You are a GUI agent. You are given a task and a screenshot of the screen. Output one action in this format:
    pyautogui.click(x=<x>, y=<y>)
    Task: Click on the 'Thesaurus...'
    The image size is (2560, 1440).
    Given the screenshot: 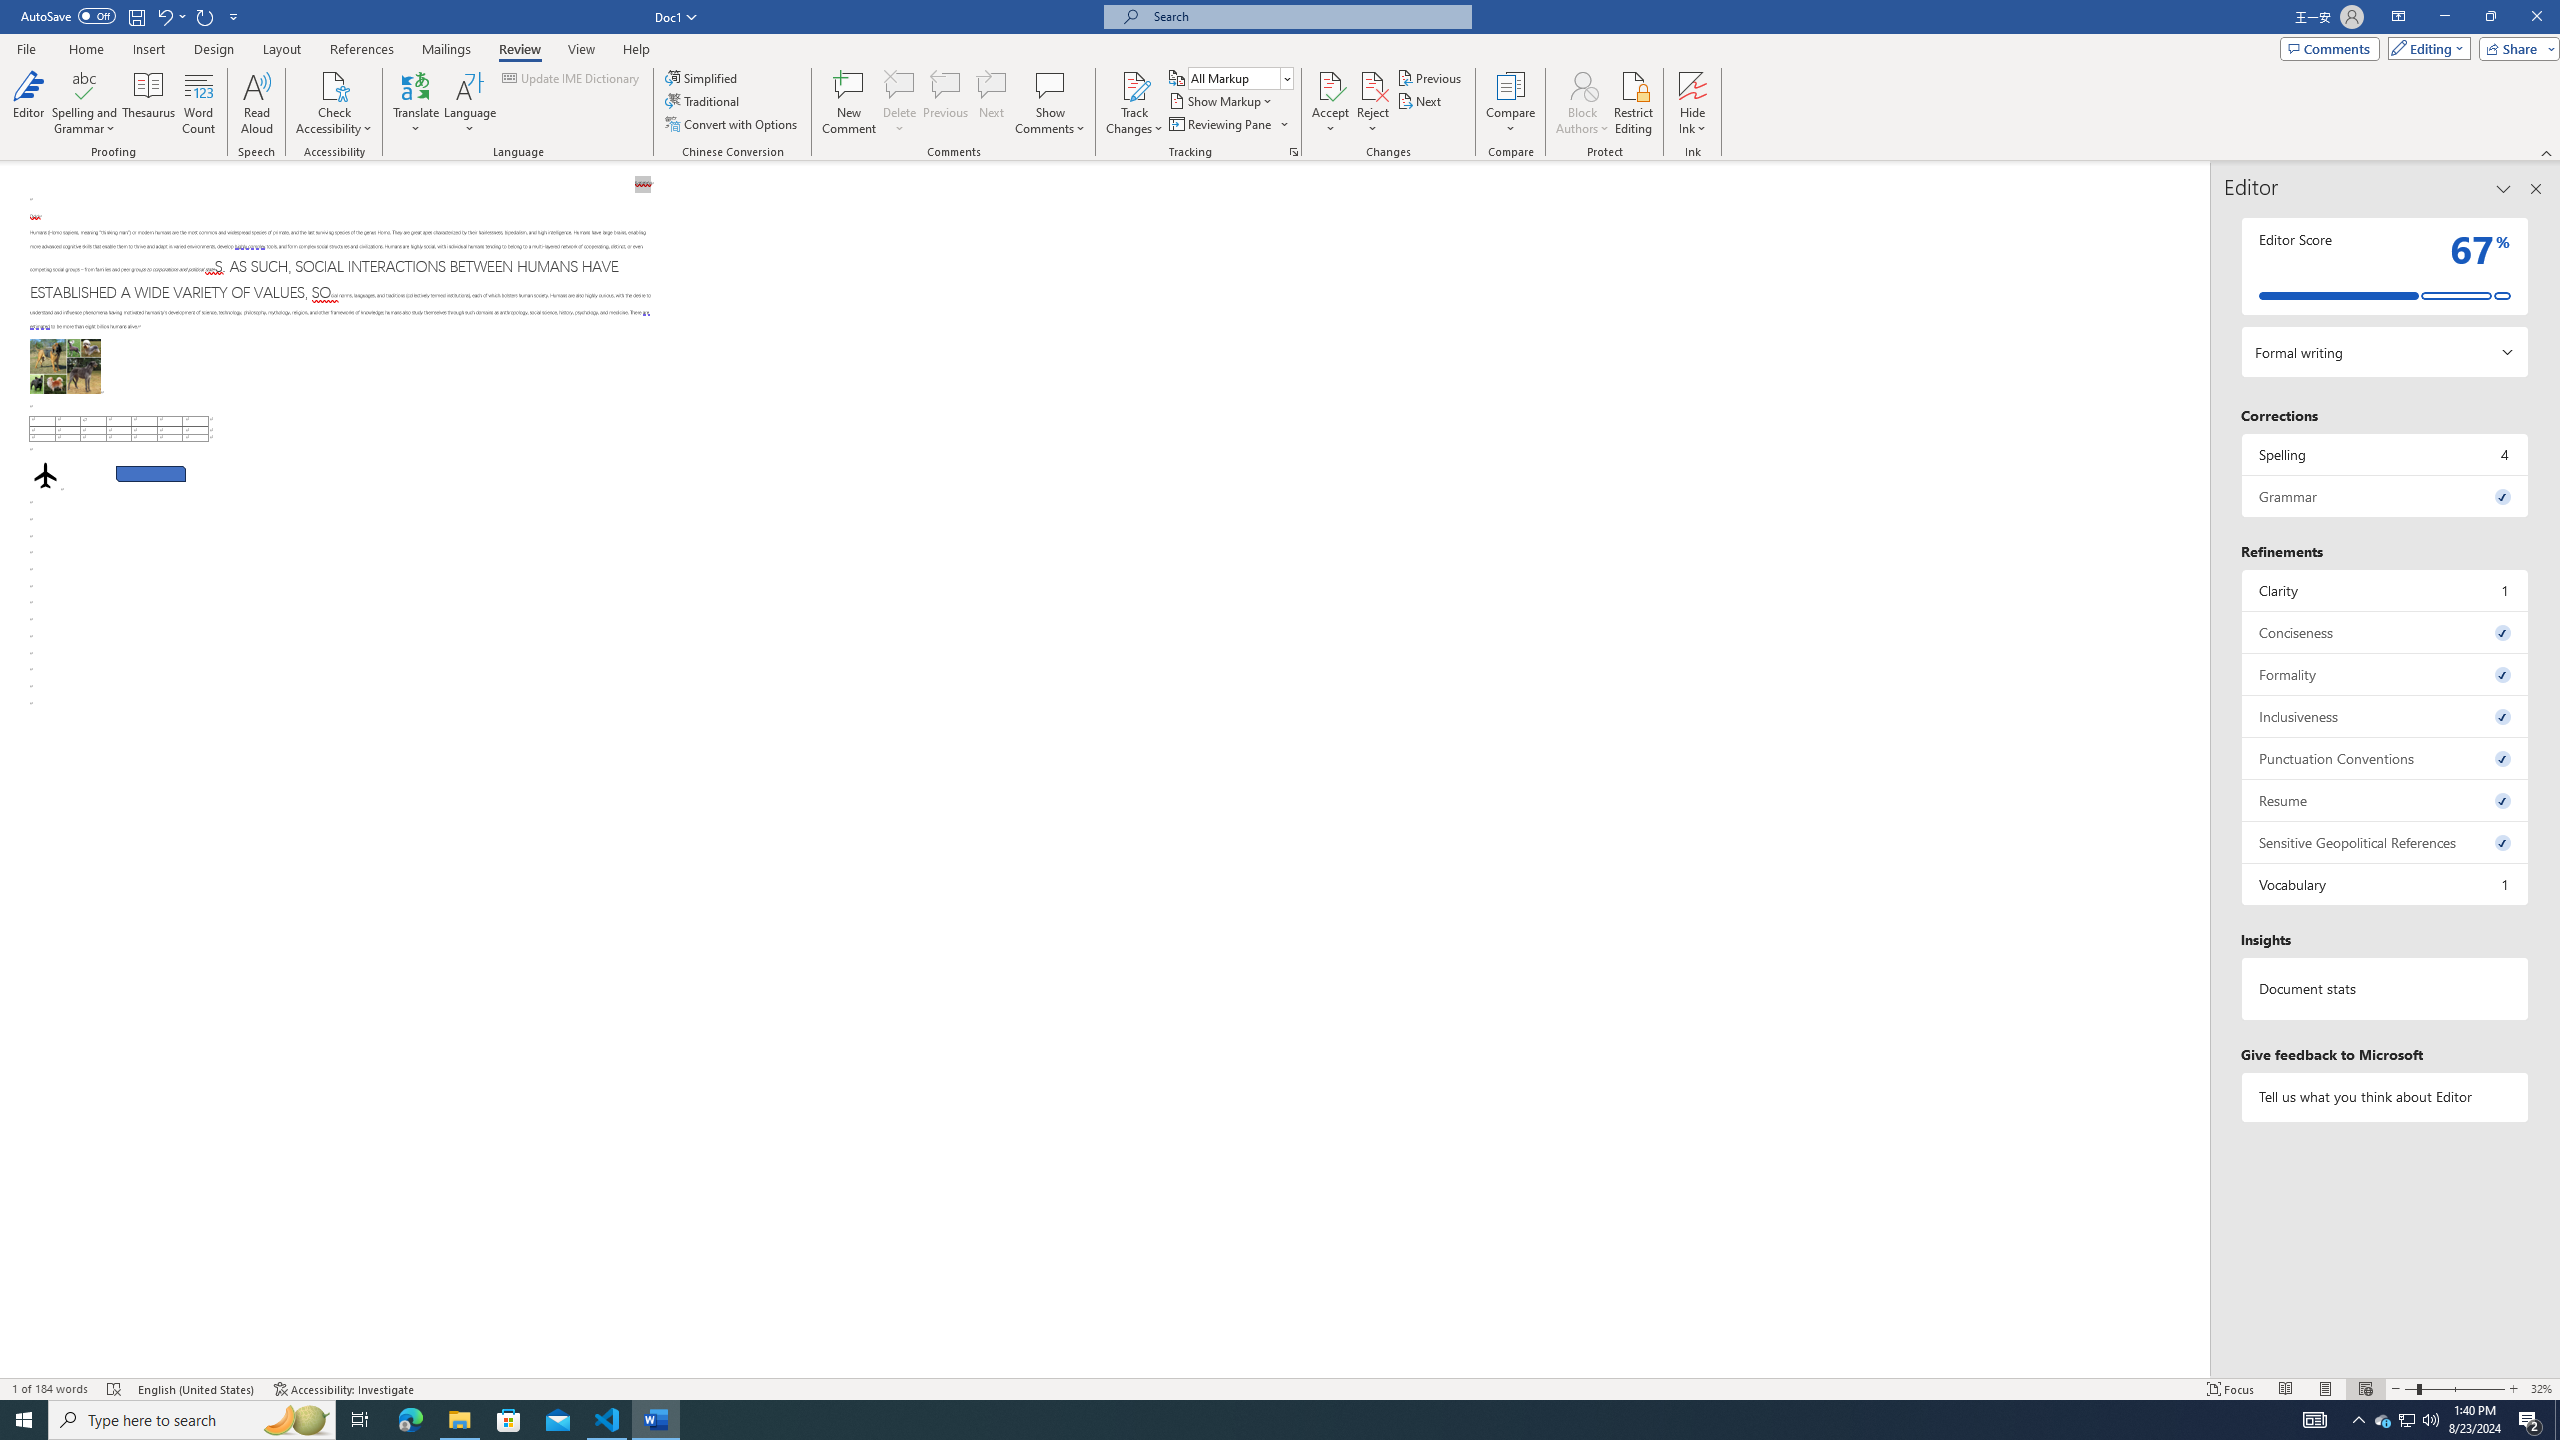 What is the action you would take?
    pyautogui.click(x=148, y=103)
    